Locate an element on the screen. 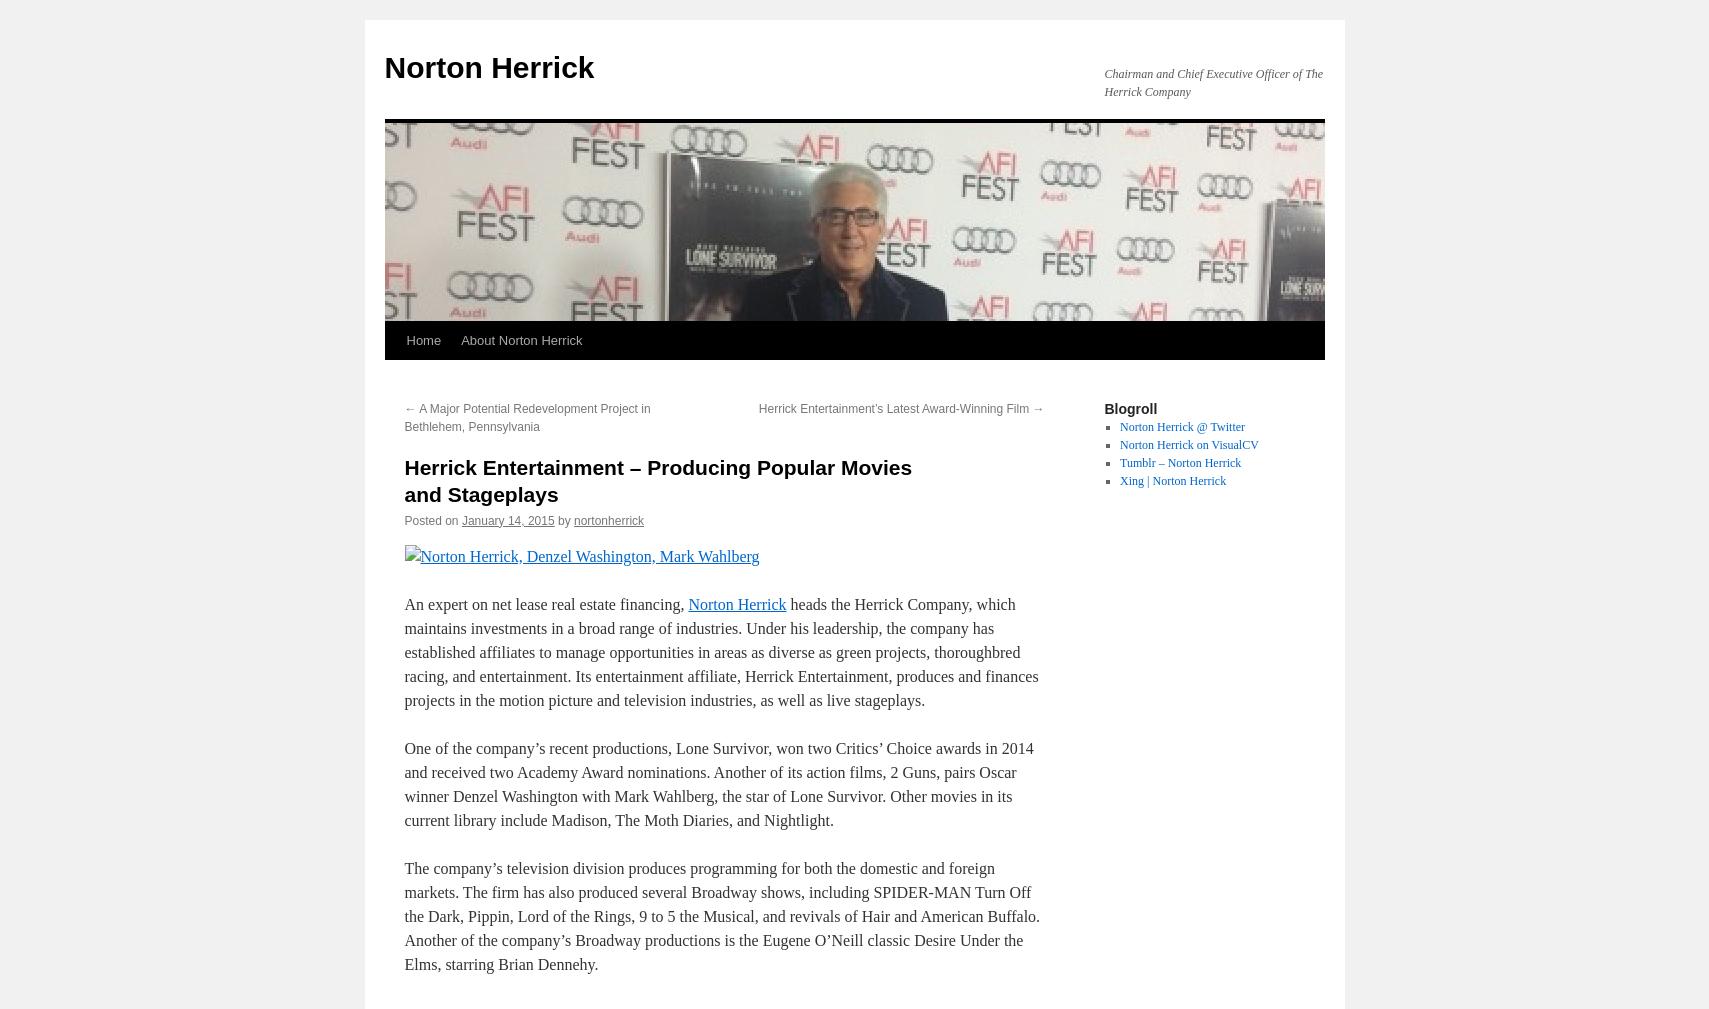 The image size is (1709, 1009). 'Herrick Entertainment’s Latest Award-Winning Film' is located at coordinates (895, 408).